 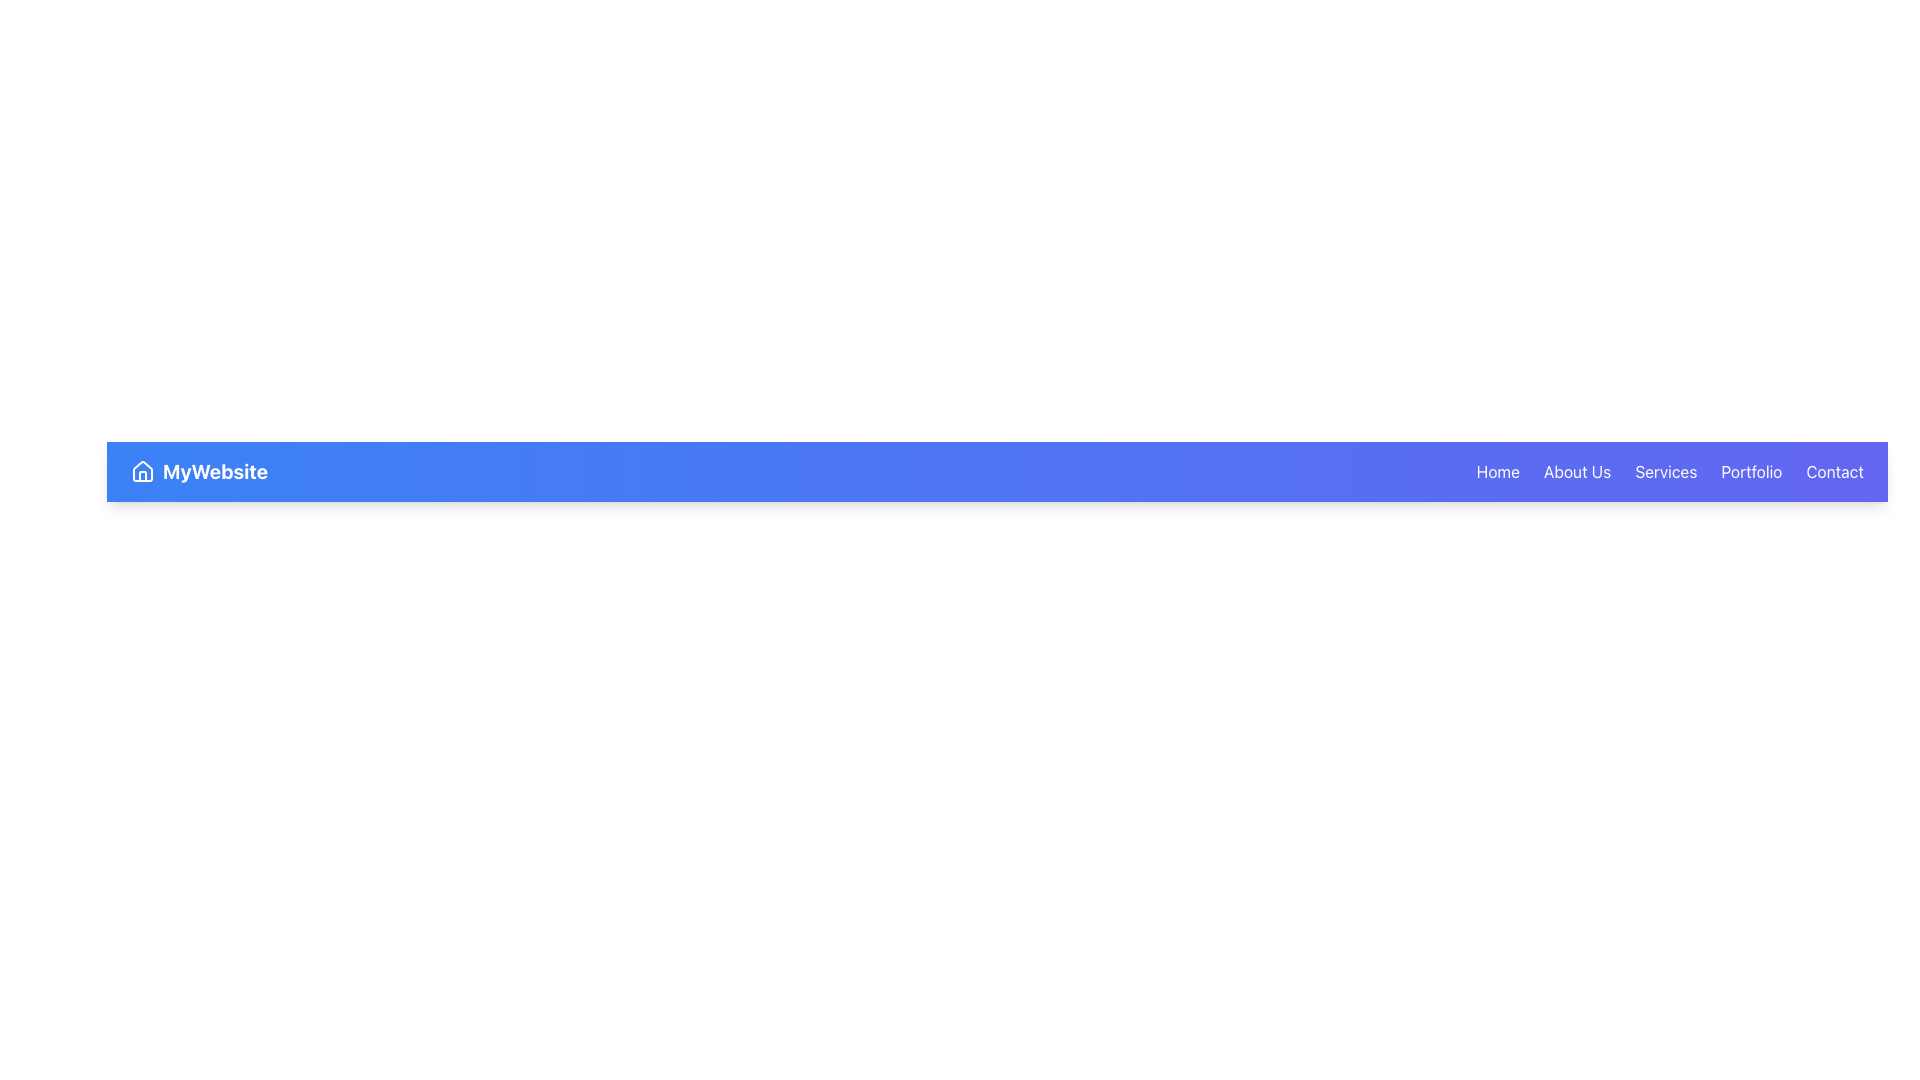 What do you see at coordinates (142, 471) in the screenshot?
I see `the leftmost icon in the navigation bar, which serves as a button or link` at bounding box center [142, 471].